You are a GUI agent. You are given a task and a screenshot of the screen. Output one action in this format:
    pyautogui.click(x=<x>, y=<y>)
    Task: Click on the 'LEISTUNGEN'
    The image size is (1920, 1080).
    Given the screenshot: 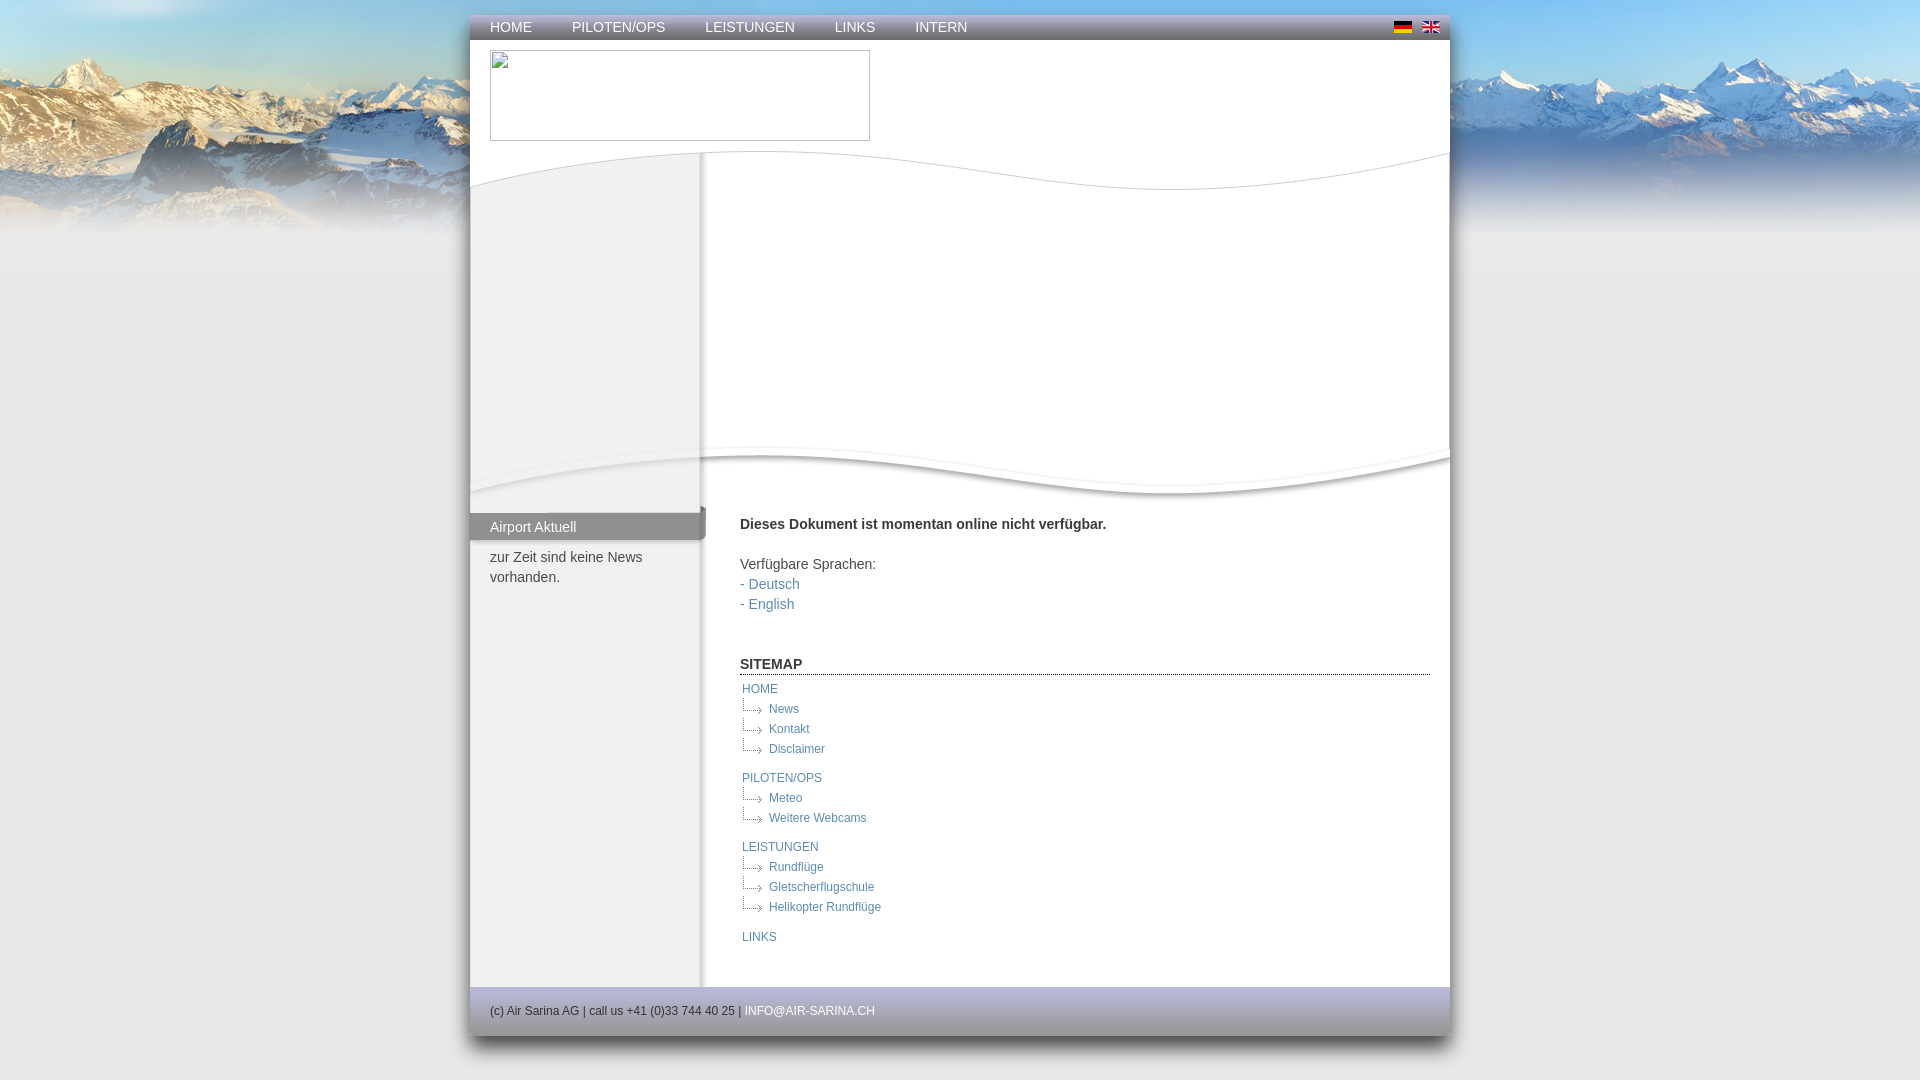 What is the action you would take?
    pyautogui.click(x=778, y=847)
    